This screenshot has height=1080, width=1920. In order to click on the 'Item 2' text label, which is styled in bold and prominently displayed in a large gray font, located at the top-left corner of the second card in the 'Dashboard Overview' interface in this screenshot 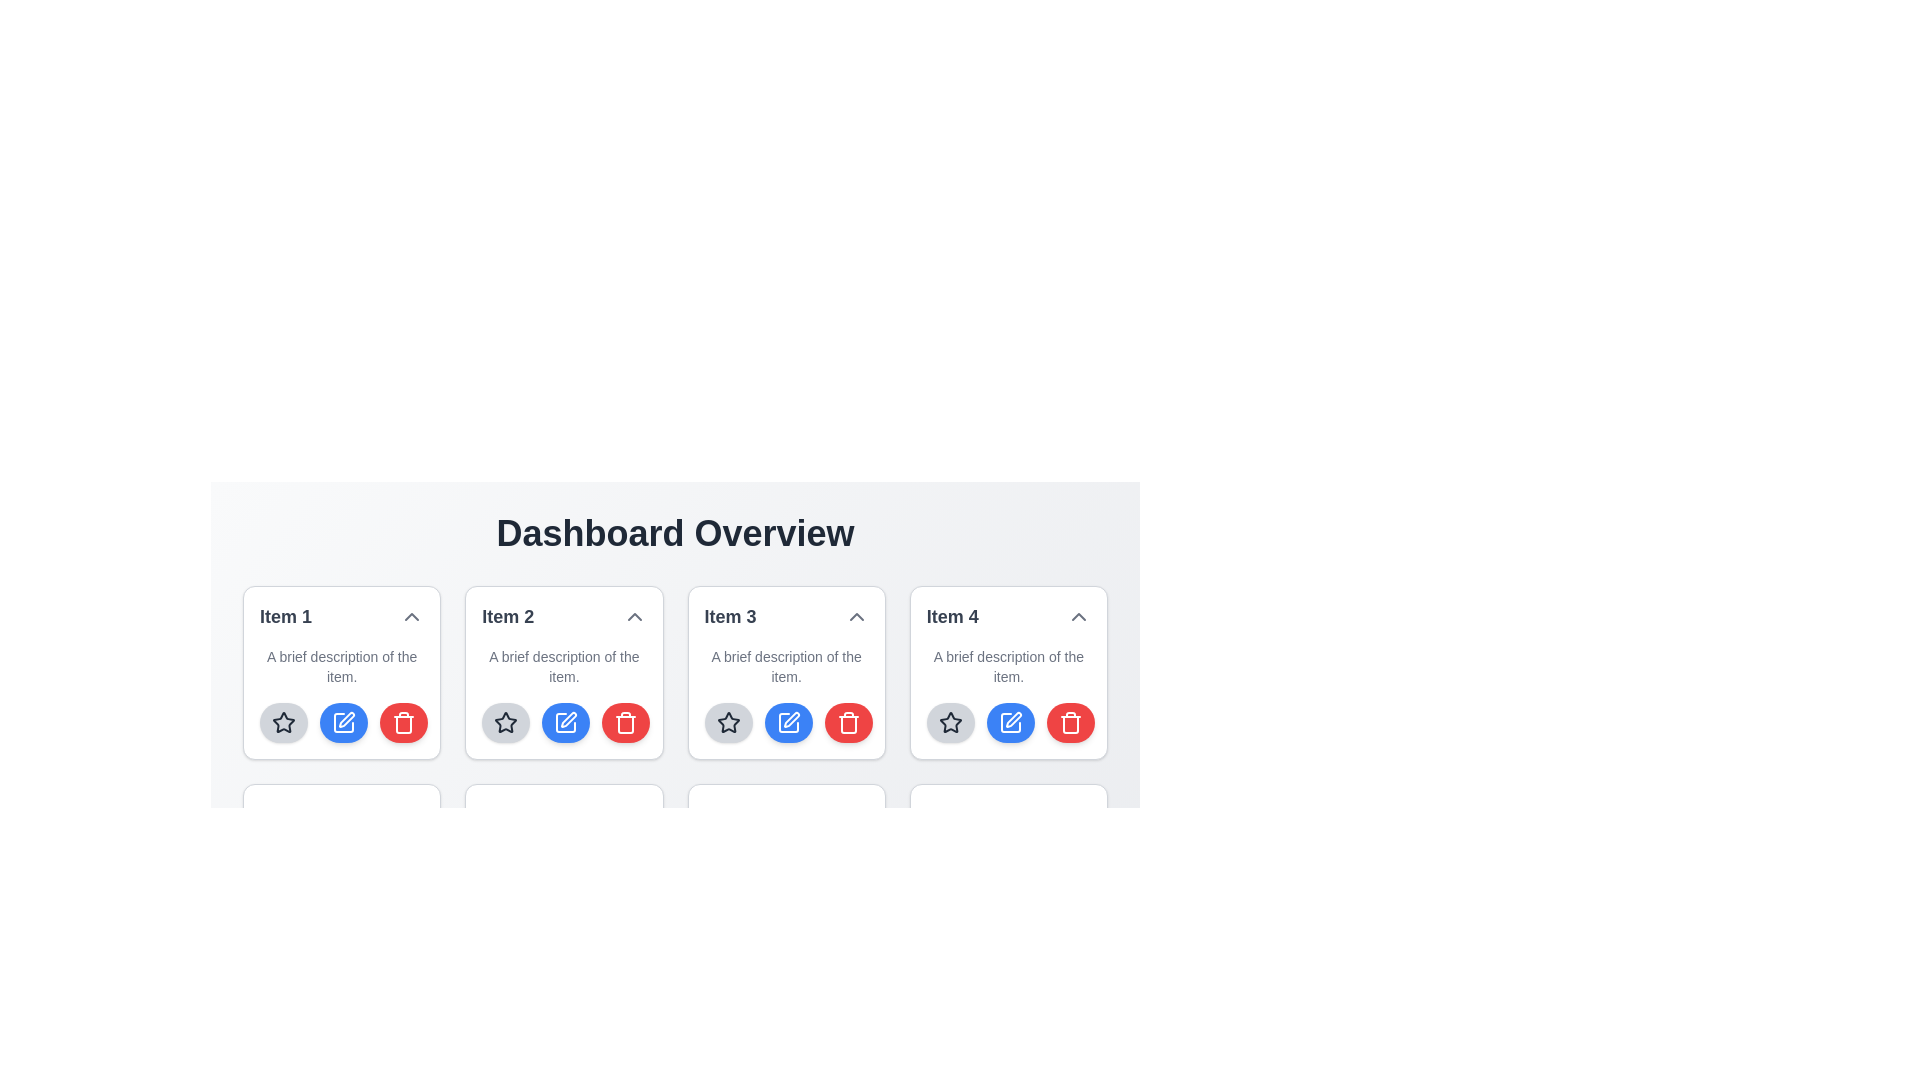, I will do `click(508, 616)`.